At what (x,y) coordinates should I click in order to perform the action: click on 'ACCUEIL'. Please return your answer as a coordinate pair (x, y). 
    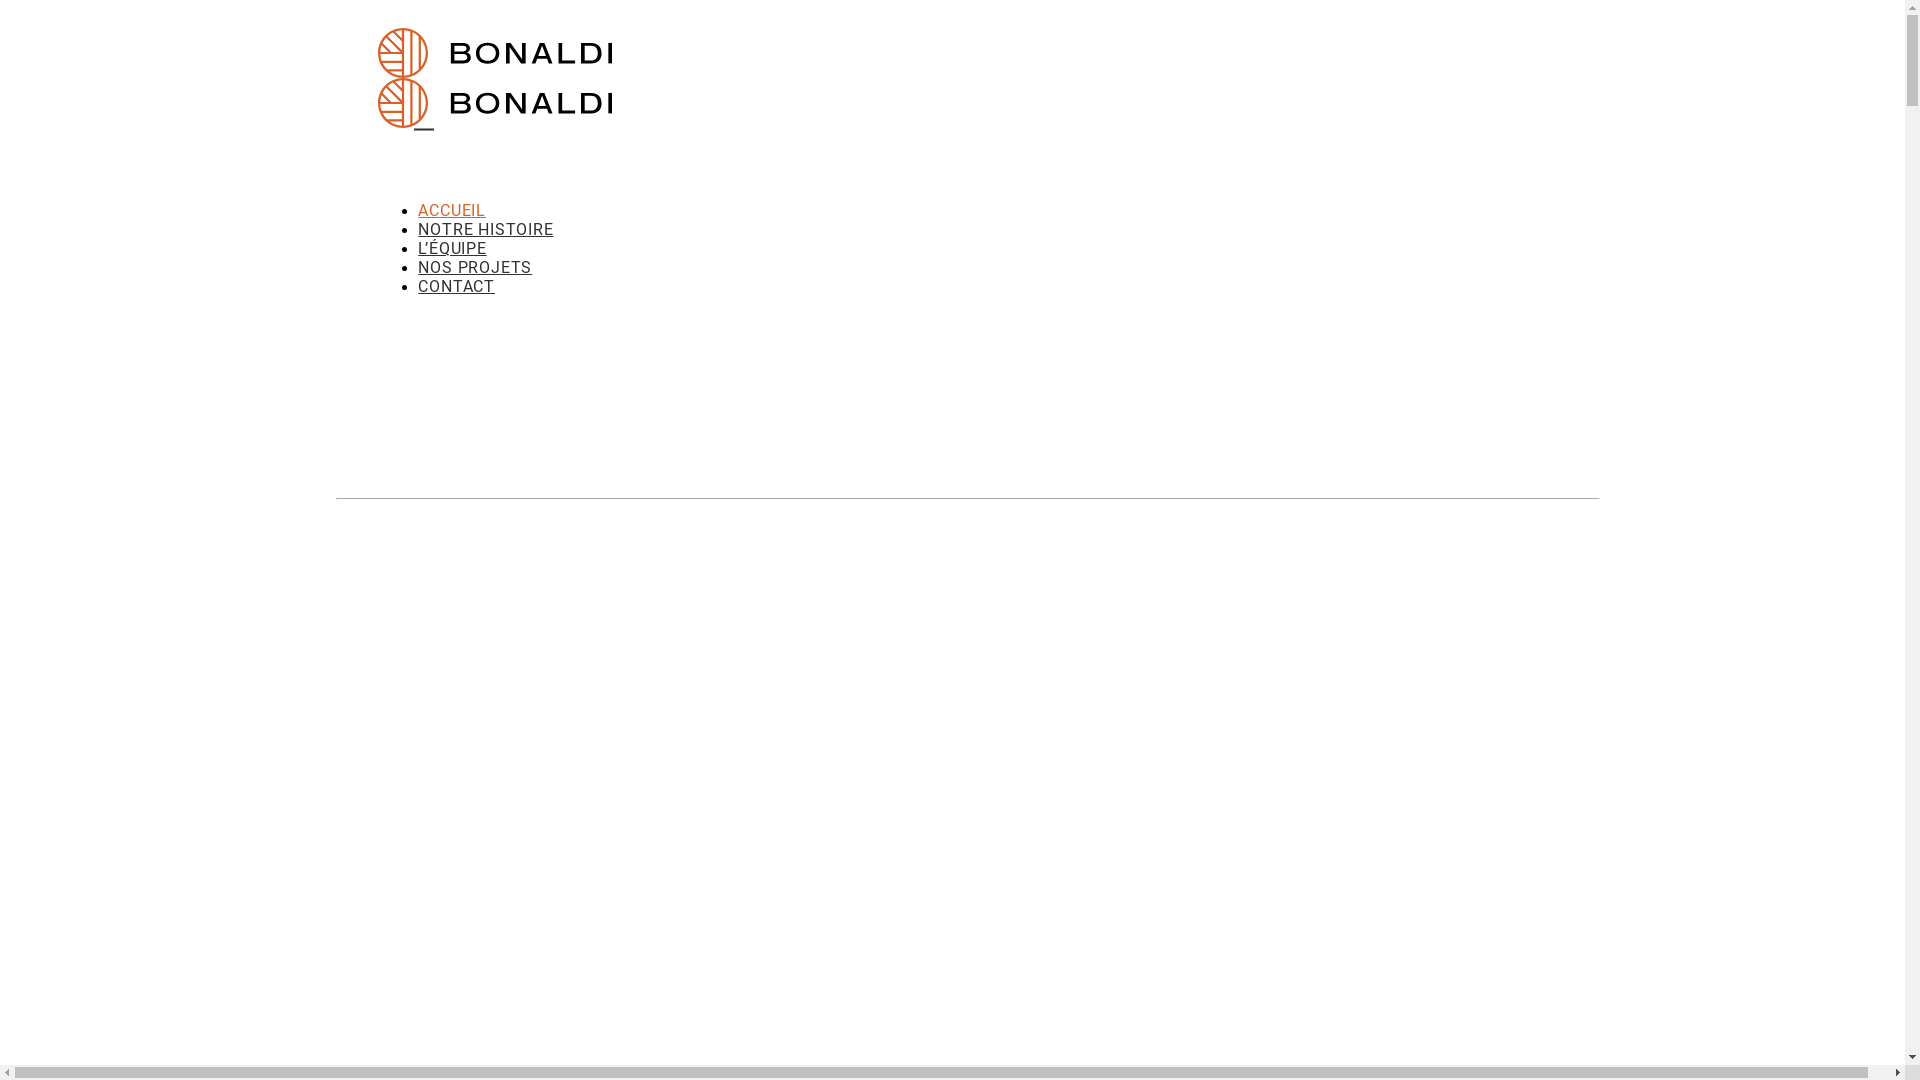
    Looking at the image, I should click on (450, 210).